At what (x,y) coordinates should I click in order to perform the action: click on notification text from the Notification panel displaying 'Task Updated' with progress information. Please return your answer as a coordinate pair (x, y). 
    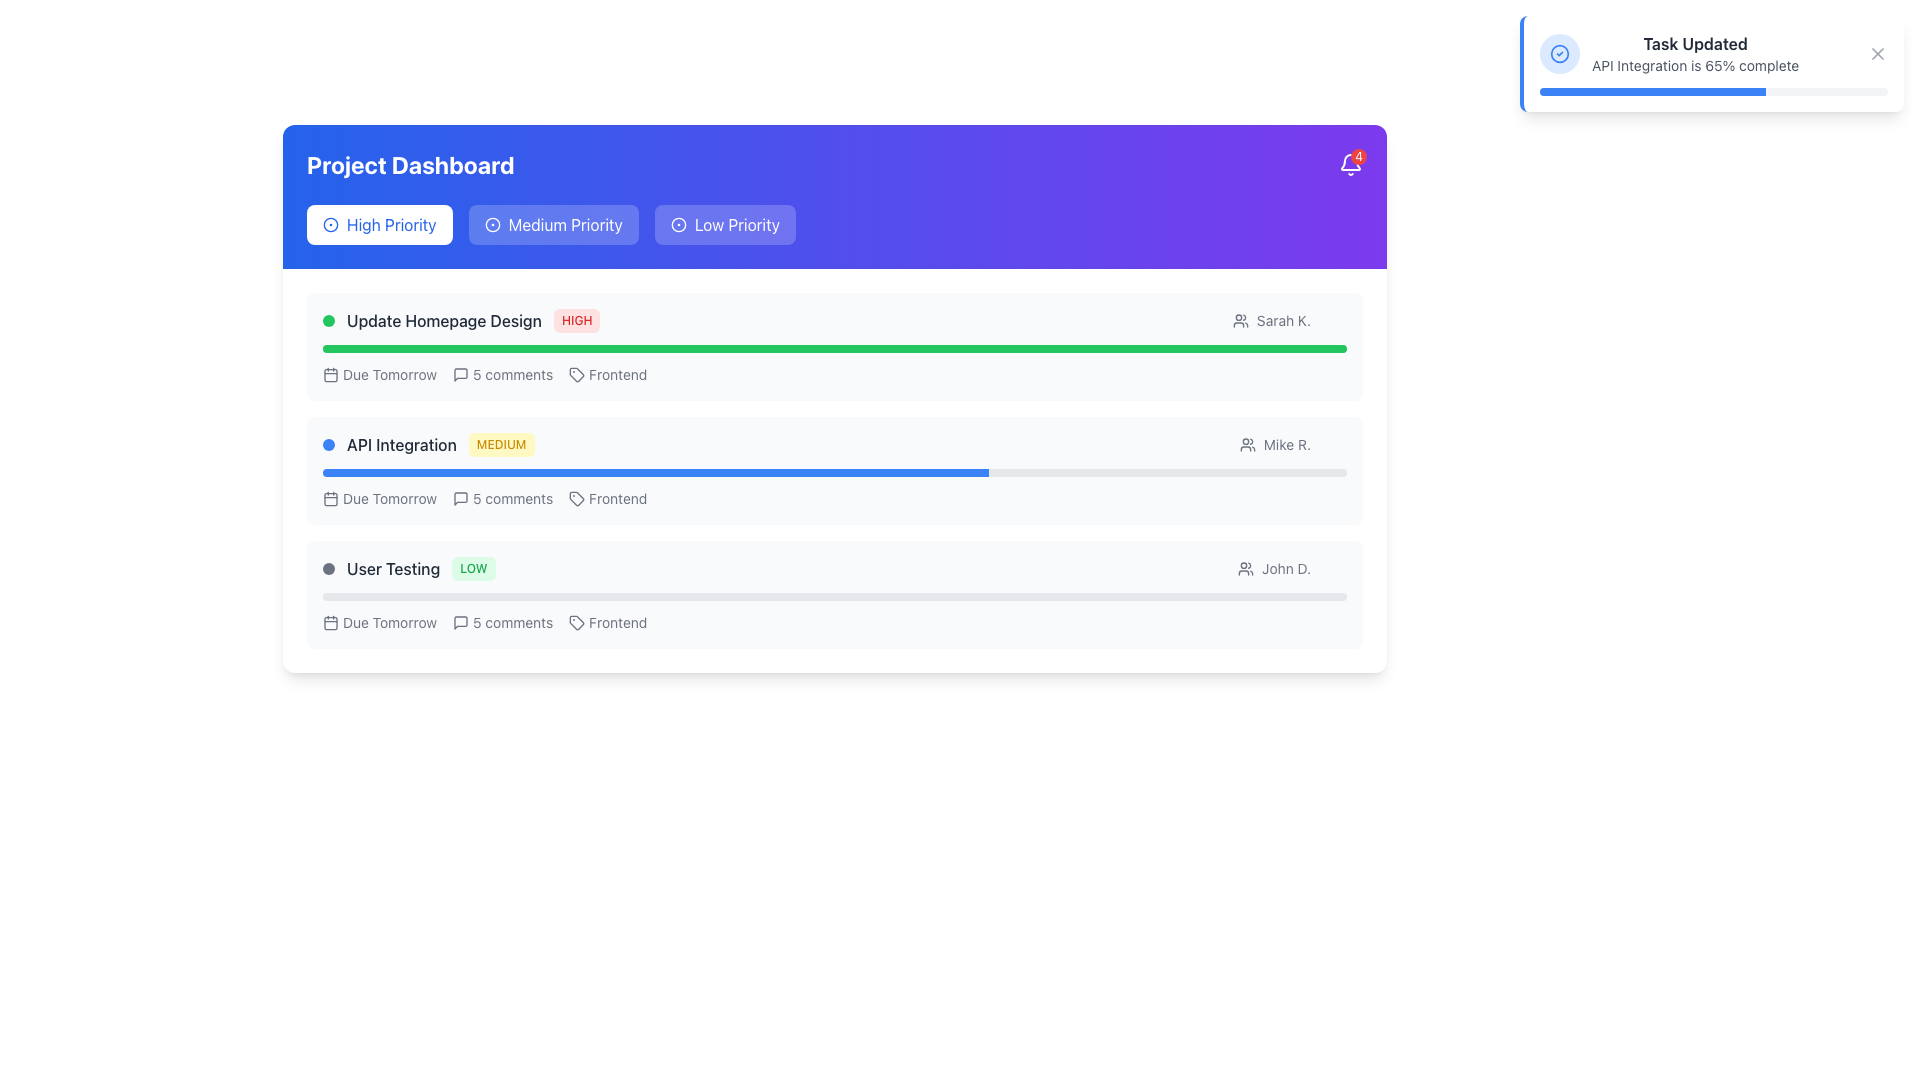
    Looking at the image, I should click on (1711, 63).